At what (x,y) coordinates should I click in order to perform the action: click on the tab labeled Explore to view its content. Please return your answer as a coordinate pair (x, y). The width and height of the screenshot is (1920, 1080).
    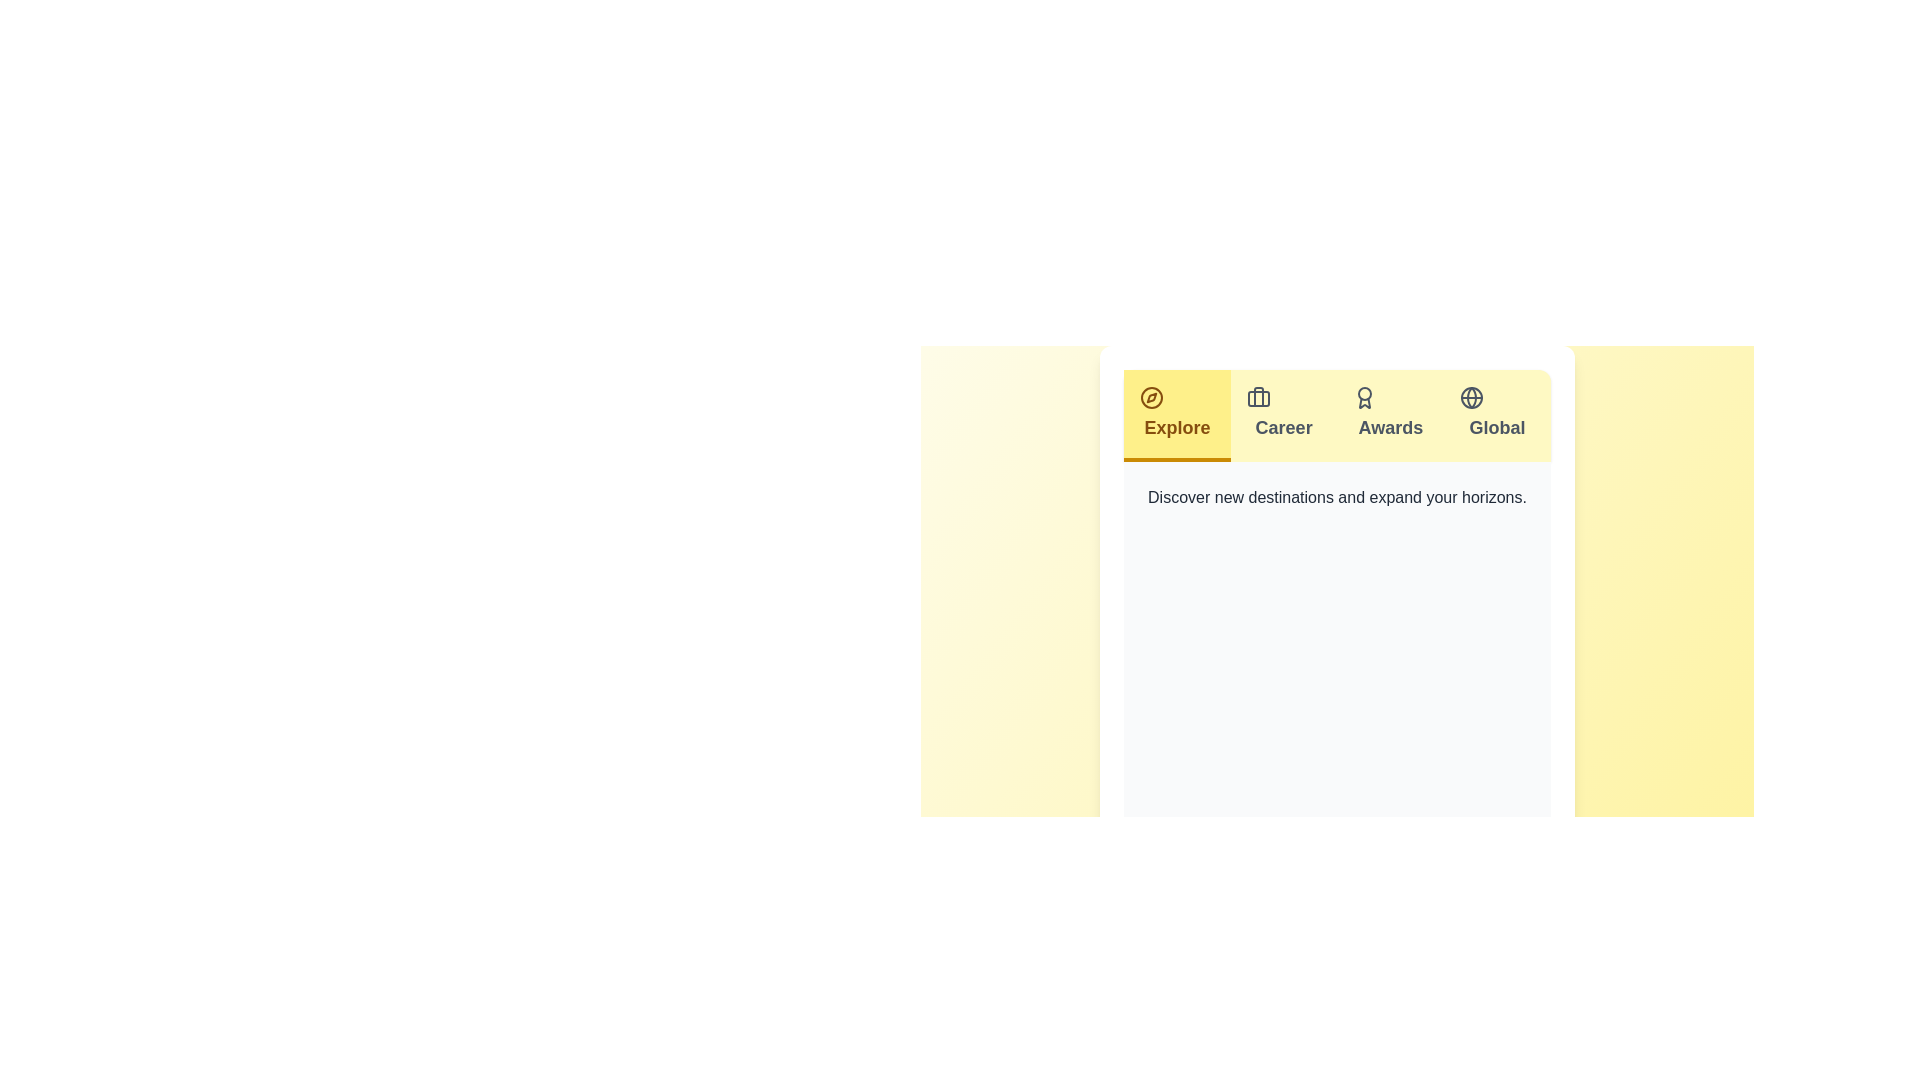
    Looking at the image, I should click on (1177, 415).